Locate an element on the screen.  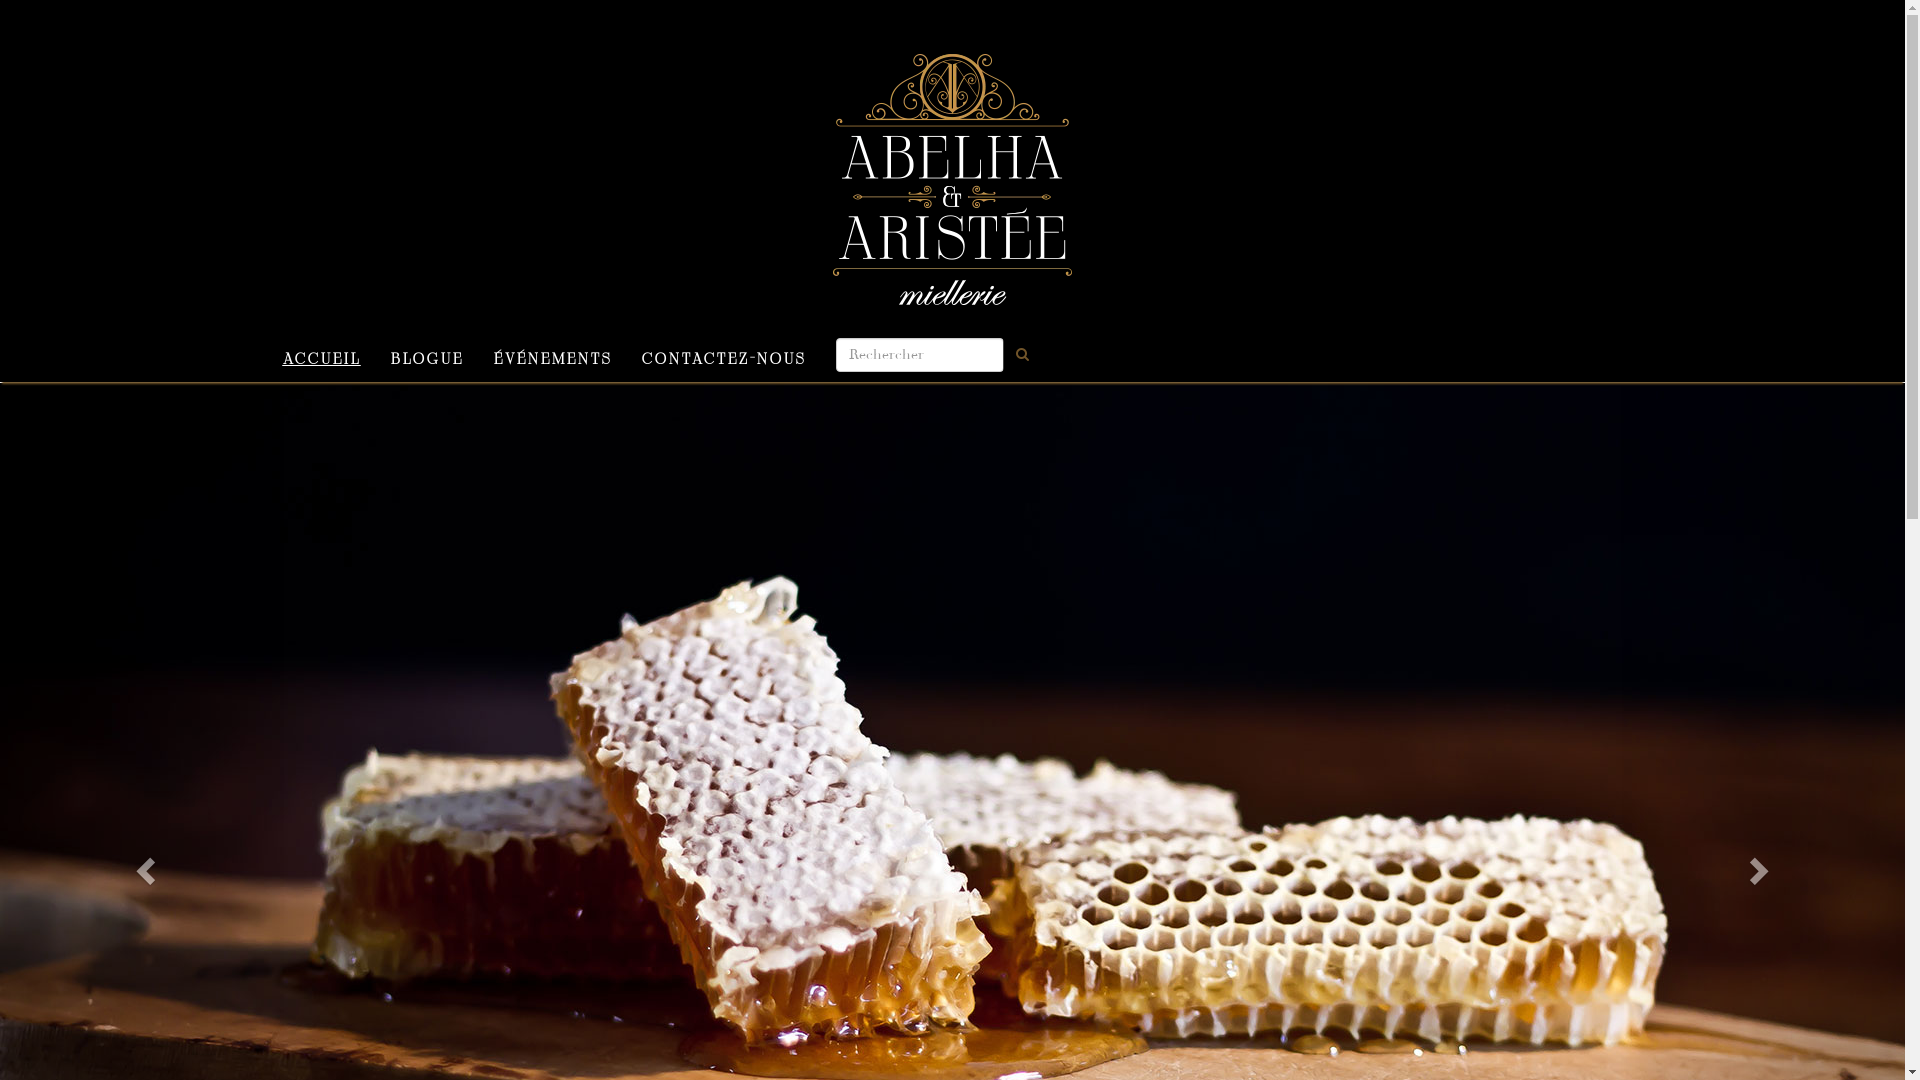
'CONTACTEZ-NOUS' is located at coordinates (722, 354).